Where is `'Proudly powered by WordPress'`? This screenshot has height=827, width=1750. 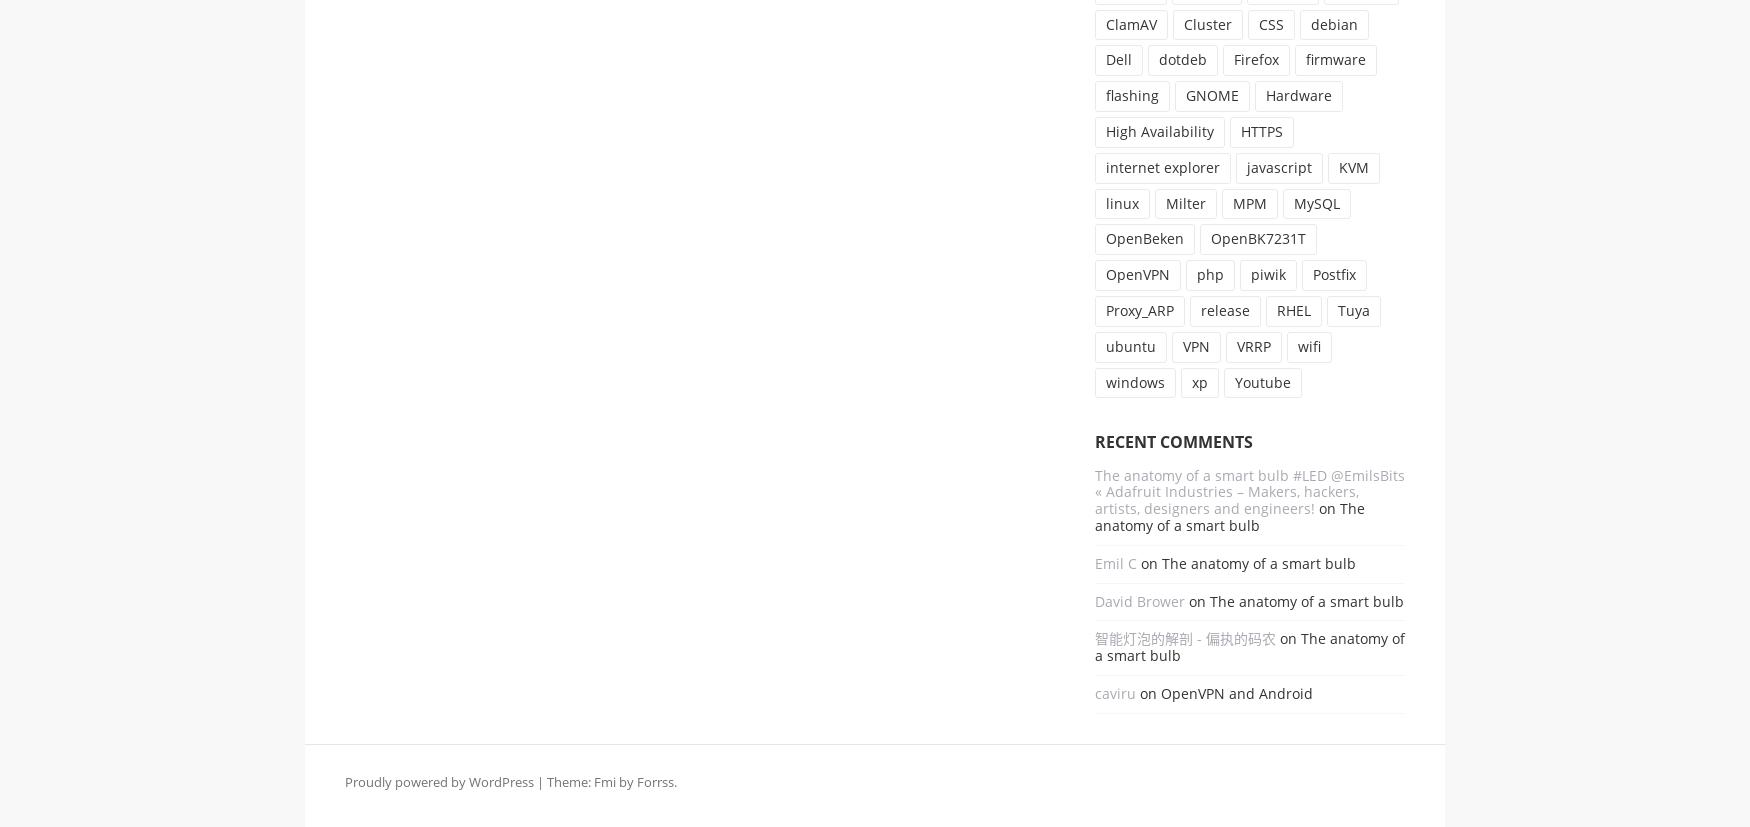
'Proudly powered by WordPress' is located at coordinates (439, 781).